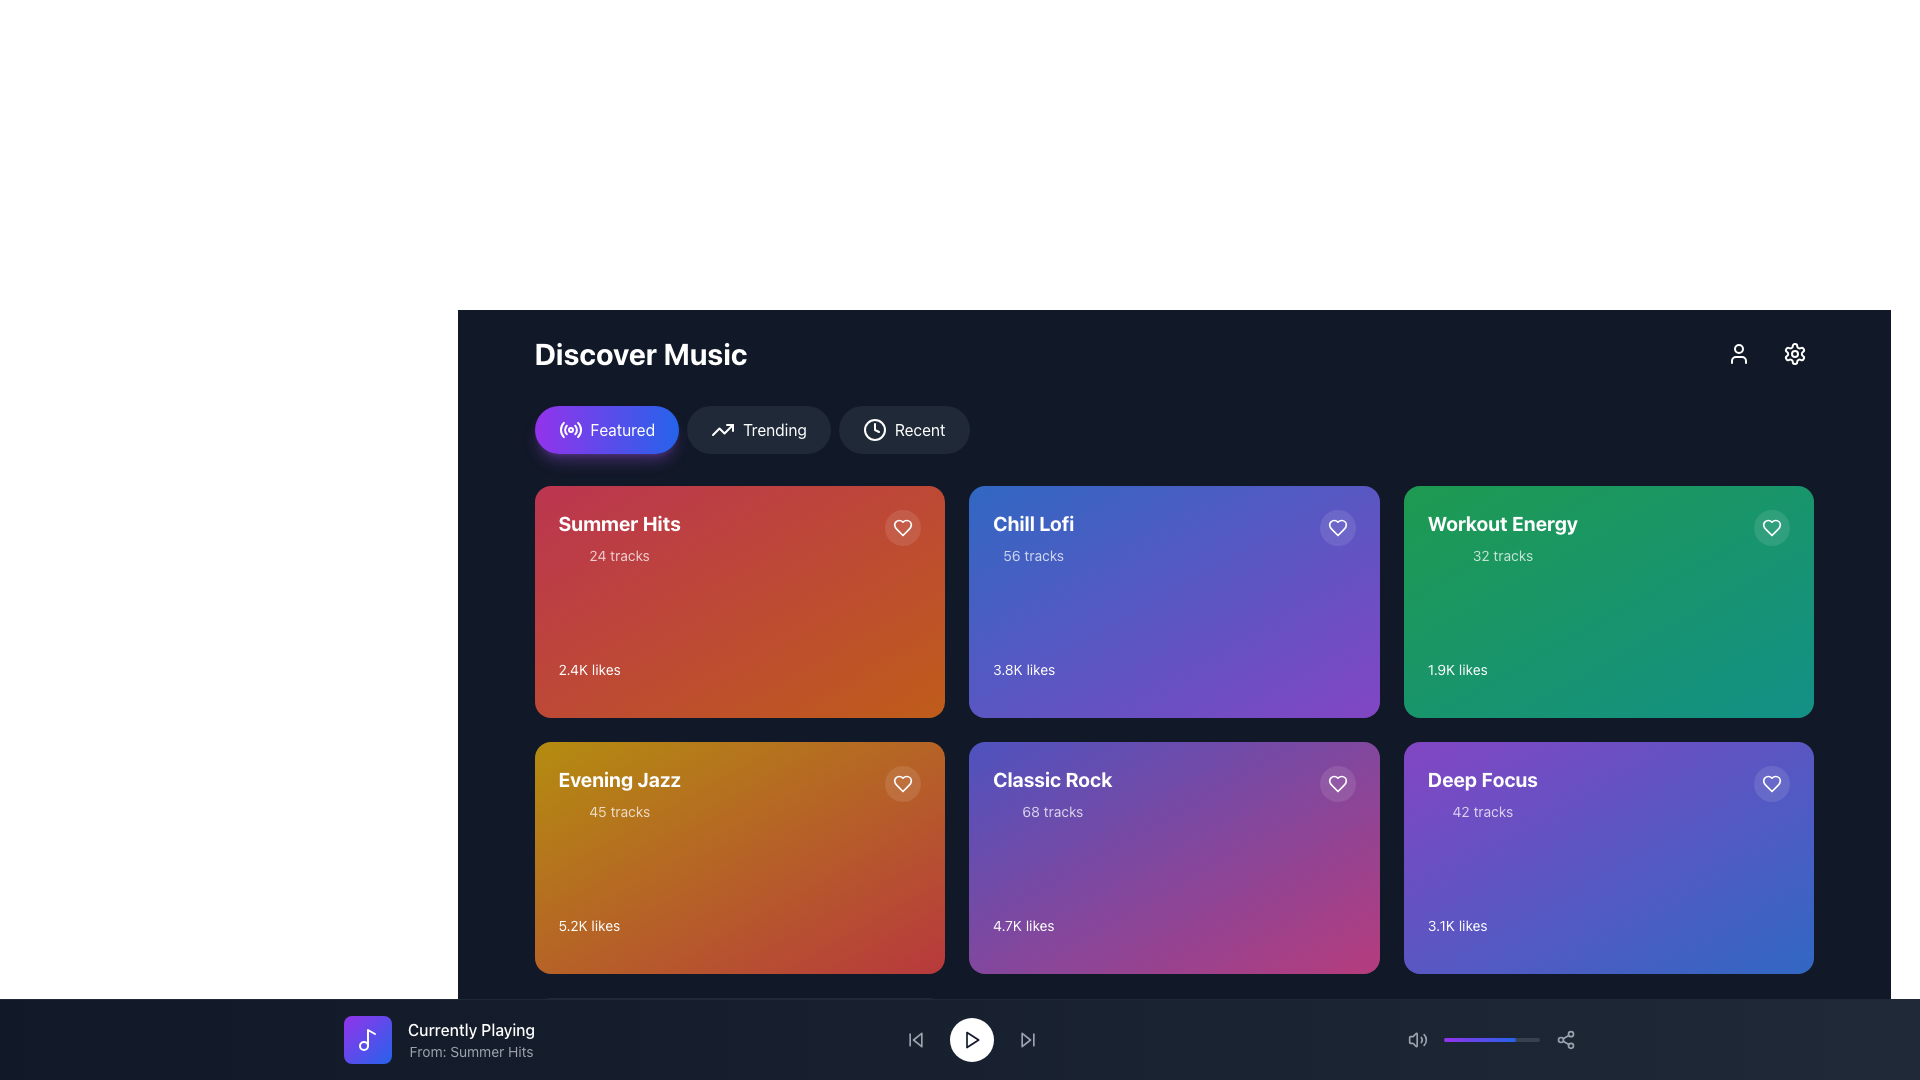  I want to click on the play button located in the bottom-right corner of the purple card labeled 'Chill Lofi', so click(1331, 701).